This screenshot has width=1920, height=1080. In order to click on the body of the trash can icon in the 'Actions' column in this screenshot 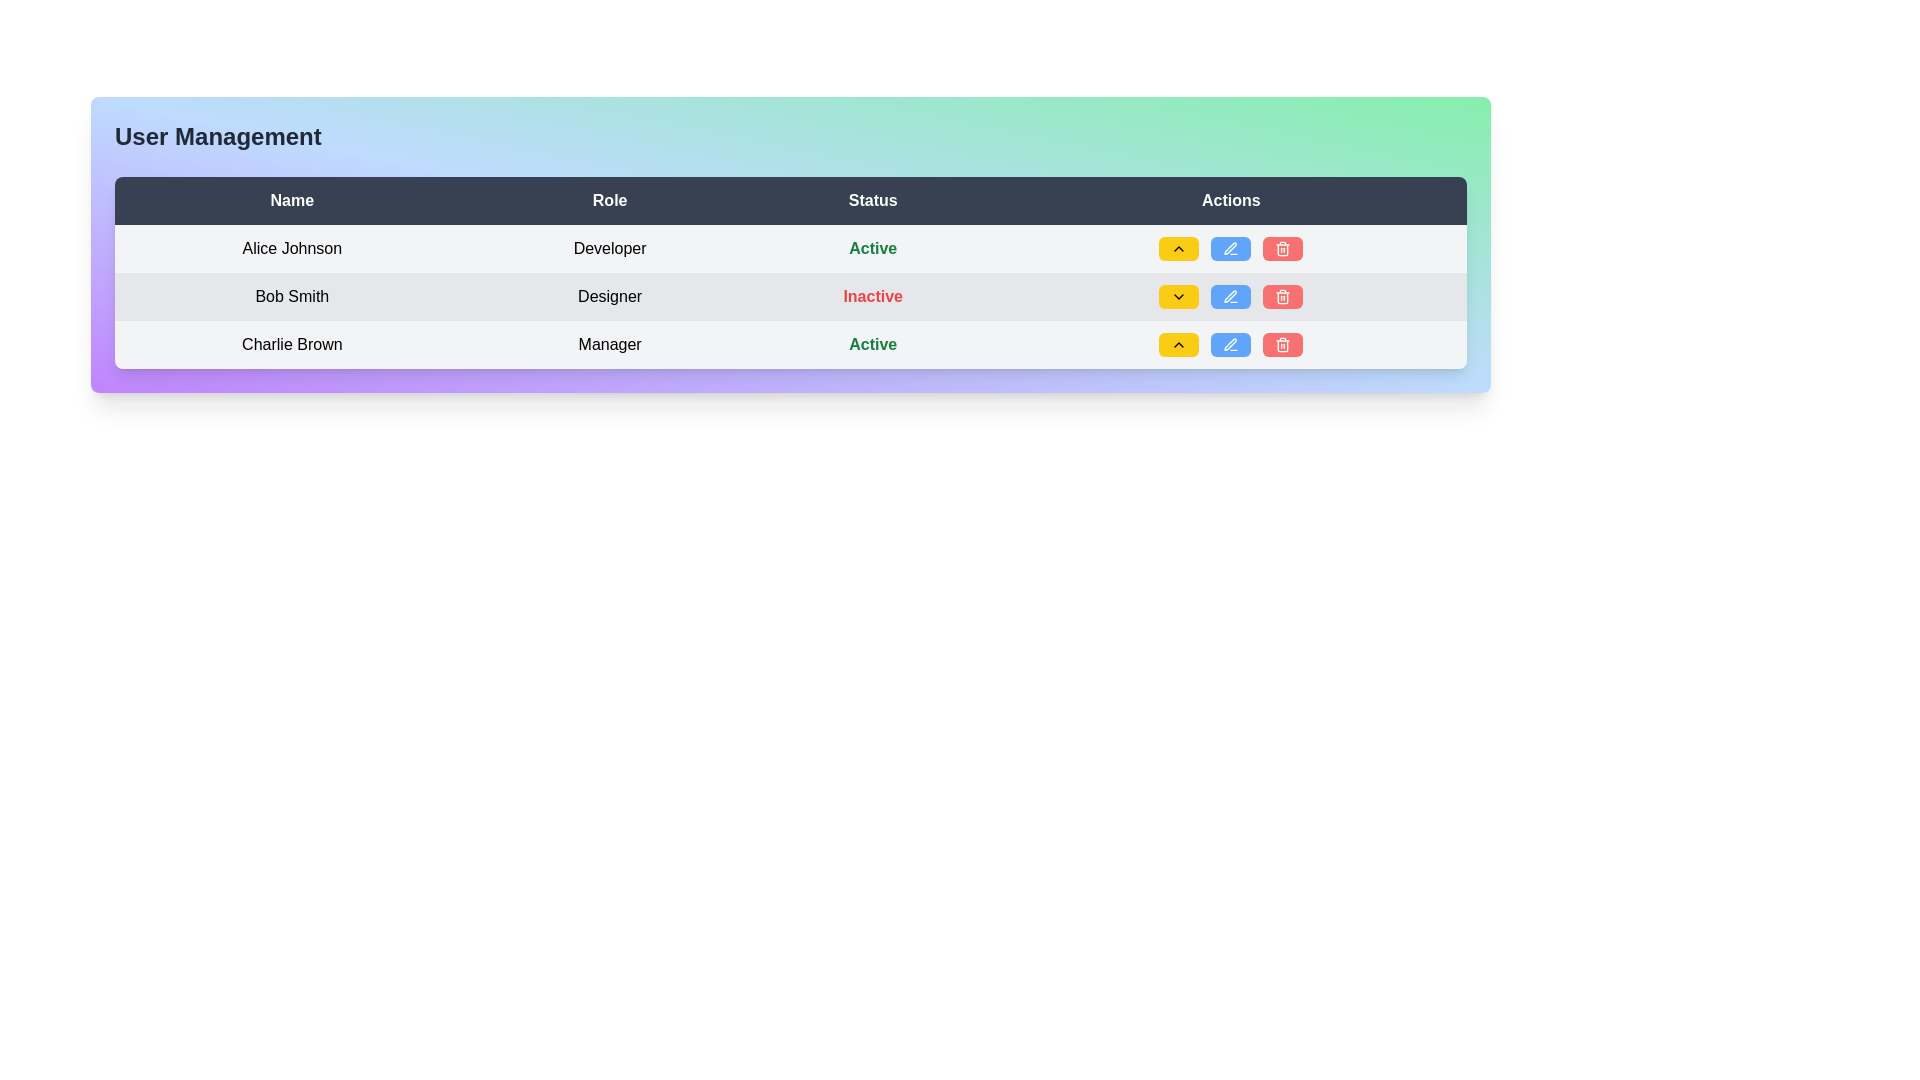, I will do `click(1283, 249)`.